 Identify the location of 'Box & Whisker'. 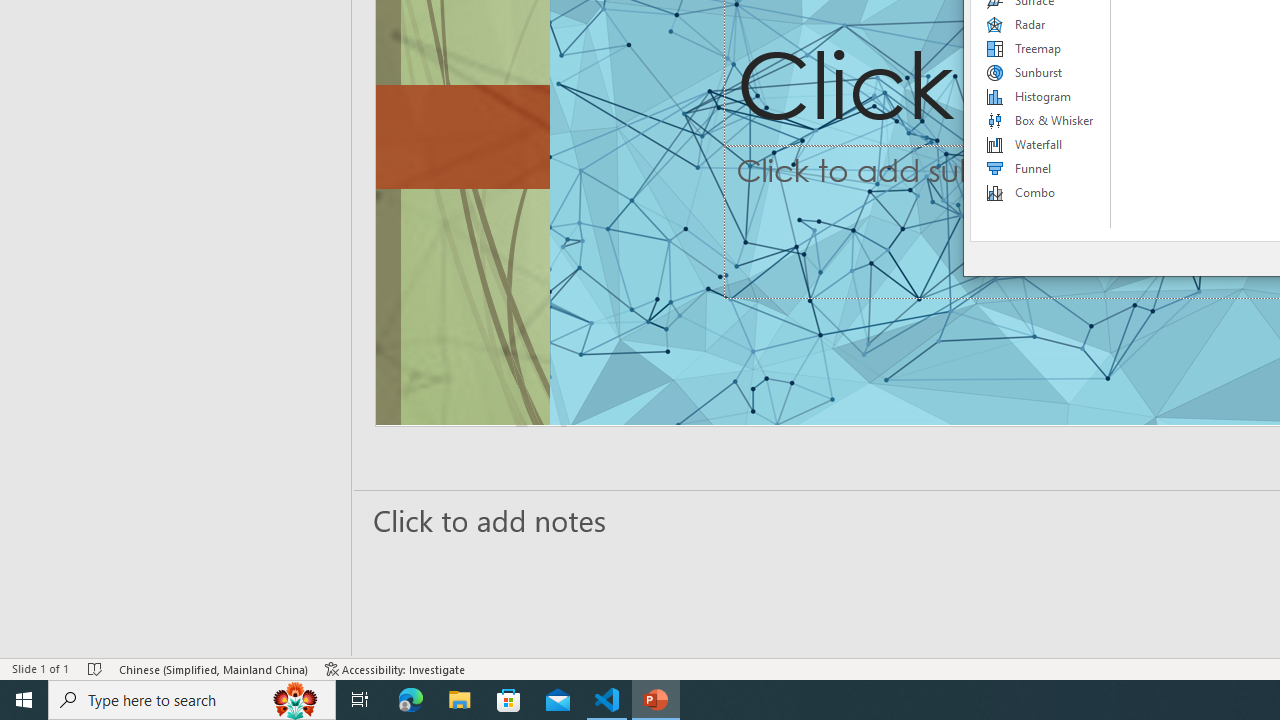
(1040, 120).